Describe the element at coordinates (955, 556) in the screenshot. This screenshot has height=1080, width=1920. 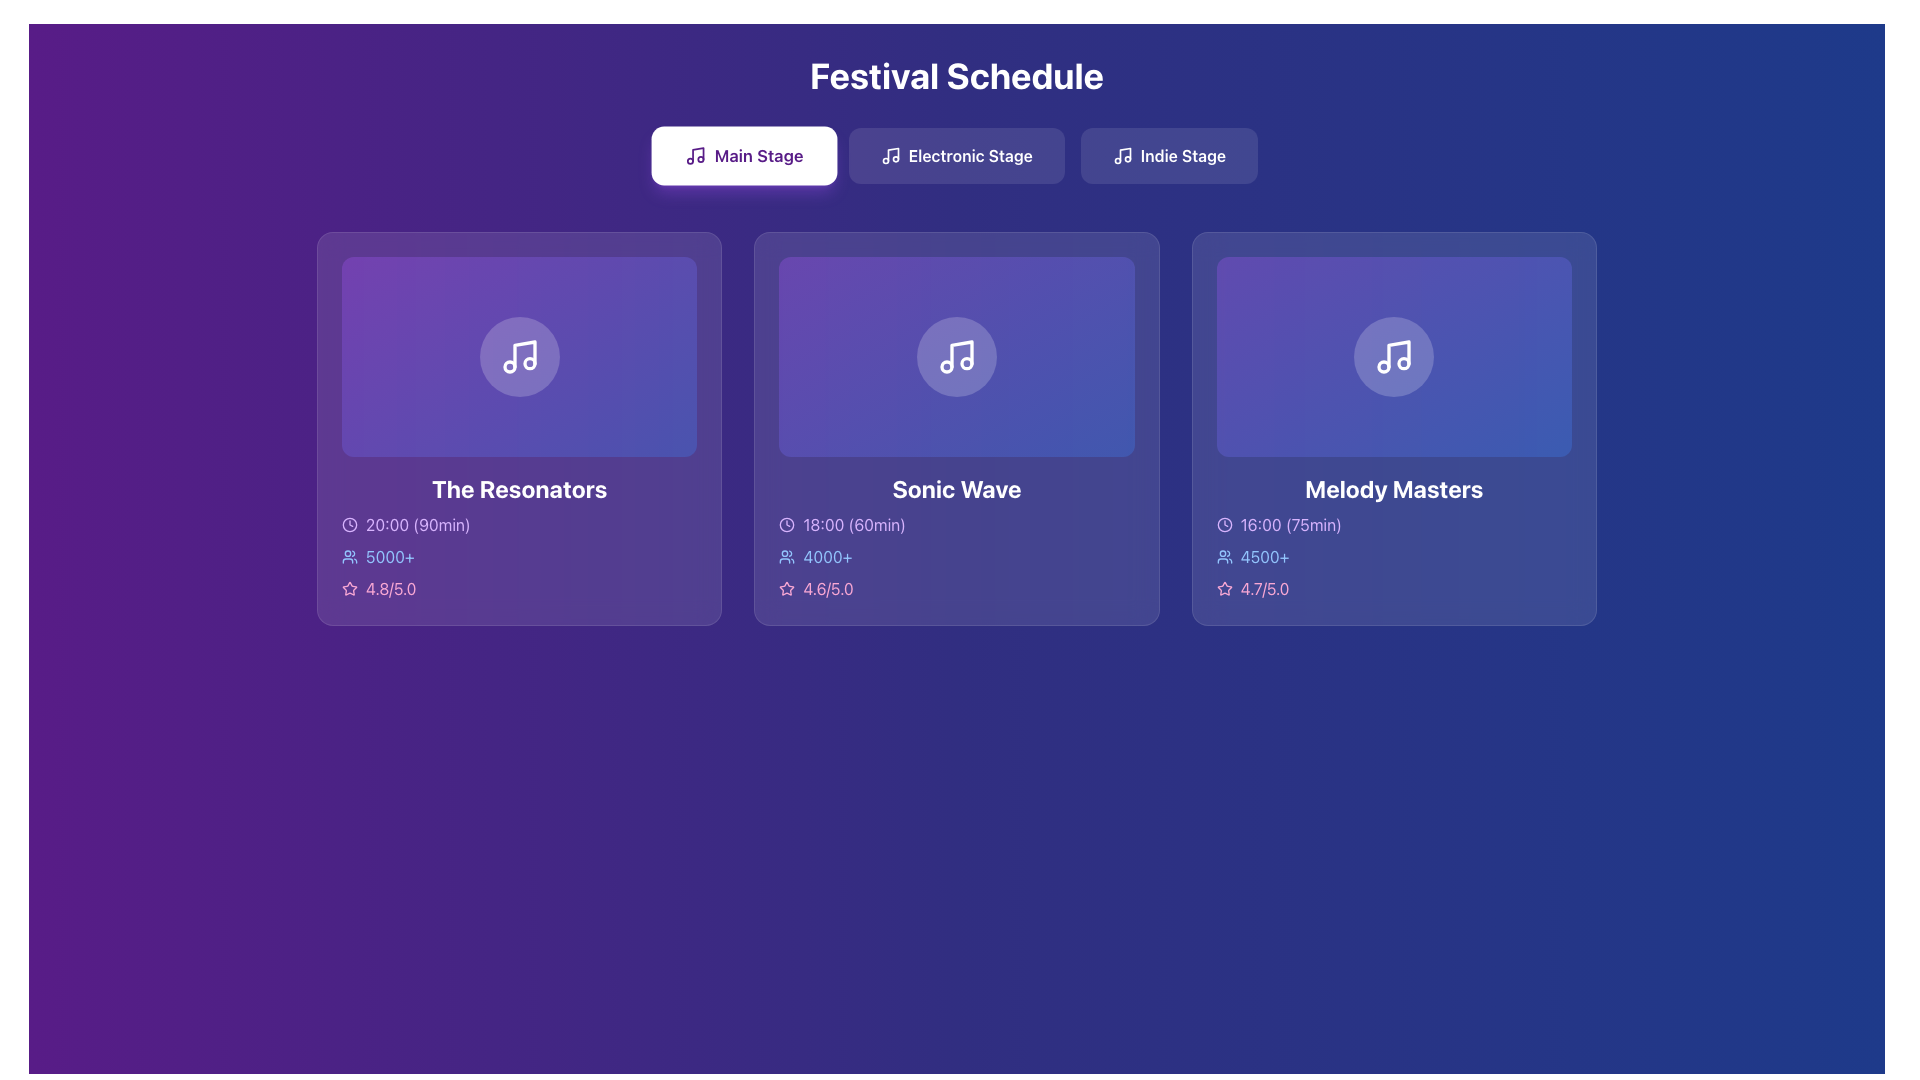
I see `number of attendees from the composite UI element indicating popularity for the 'Sonic Wave' event, located under '18:00 (60min)' and above the rating '4.6/5.0'` at that location.